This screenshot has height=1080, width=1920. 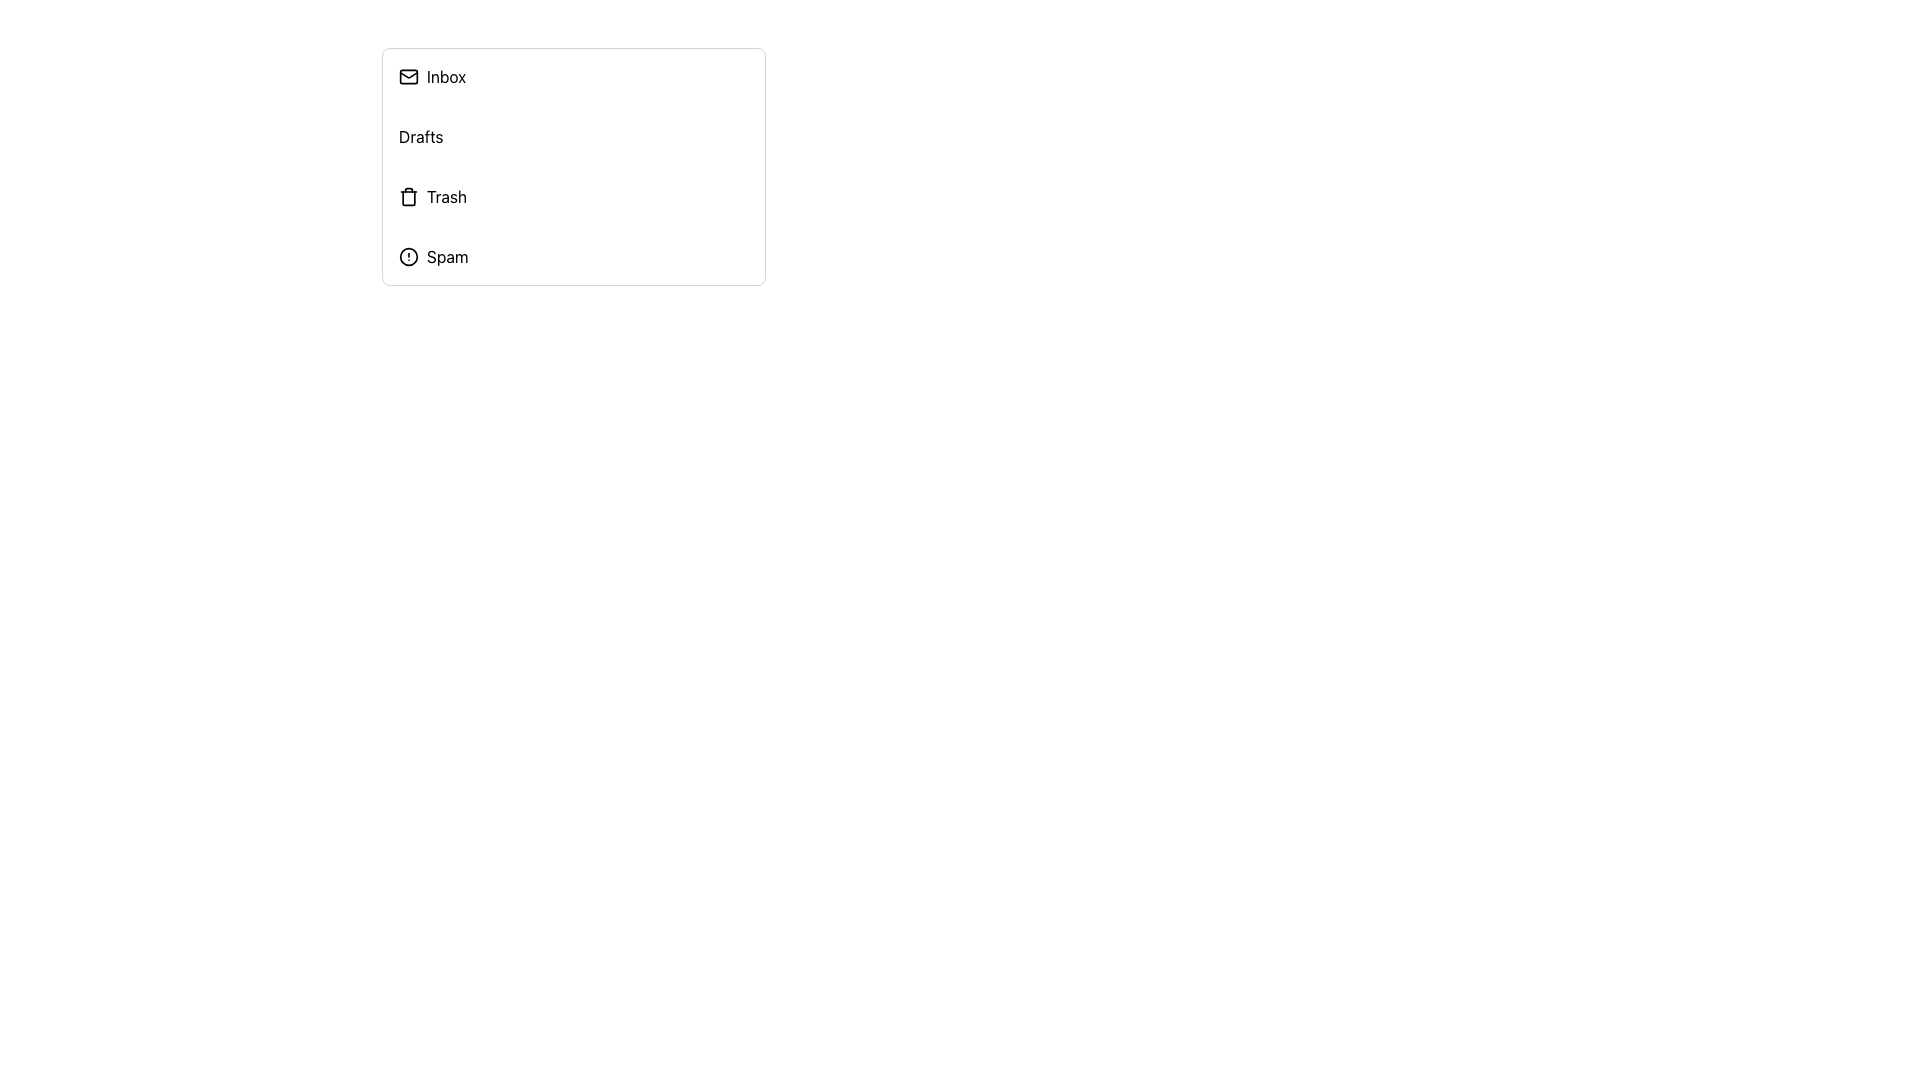 I want to click on the 'Trash' text label in the navigation list, so click(x=445, y=196).